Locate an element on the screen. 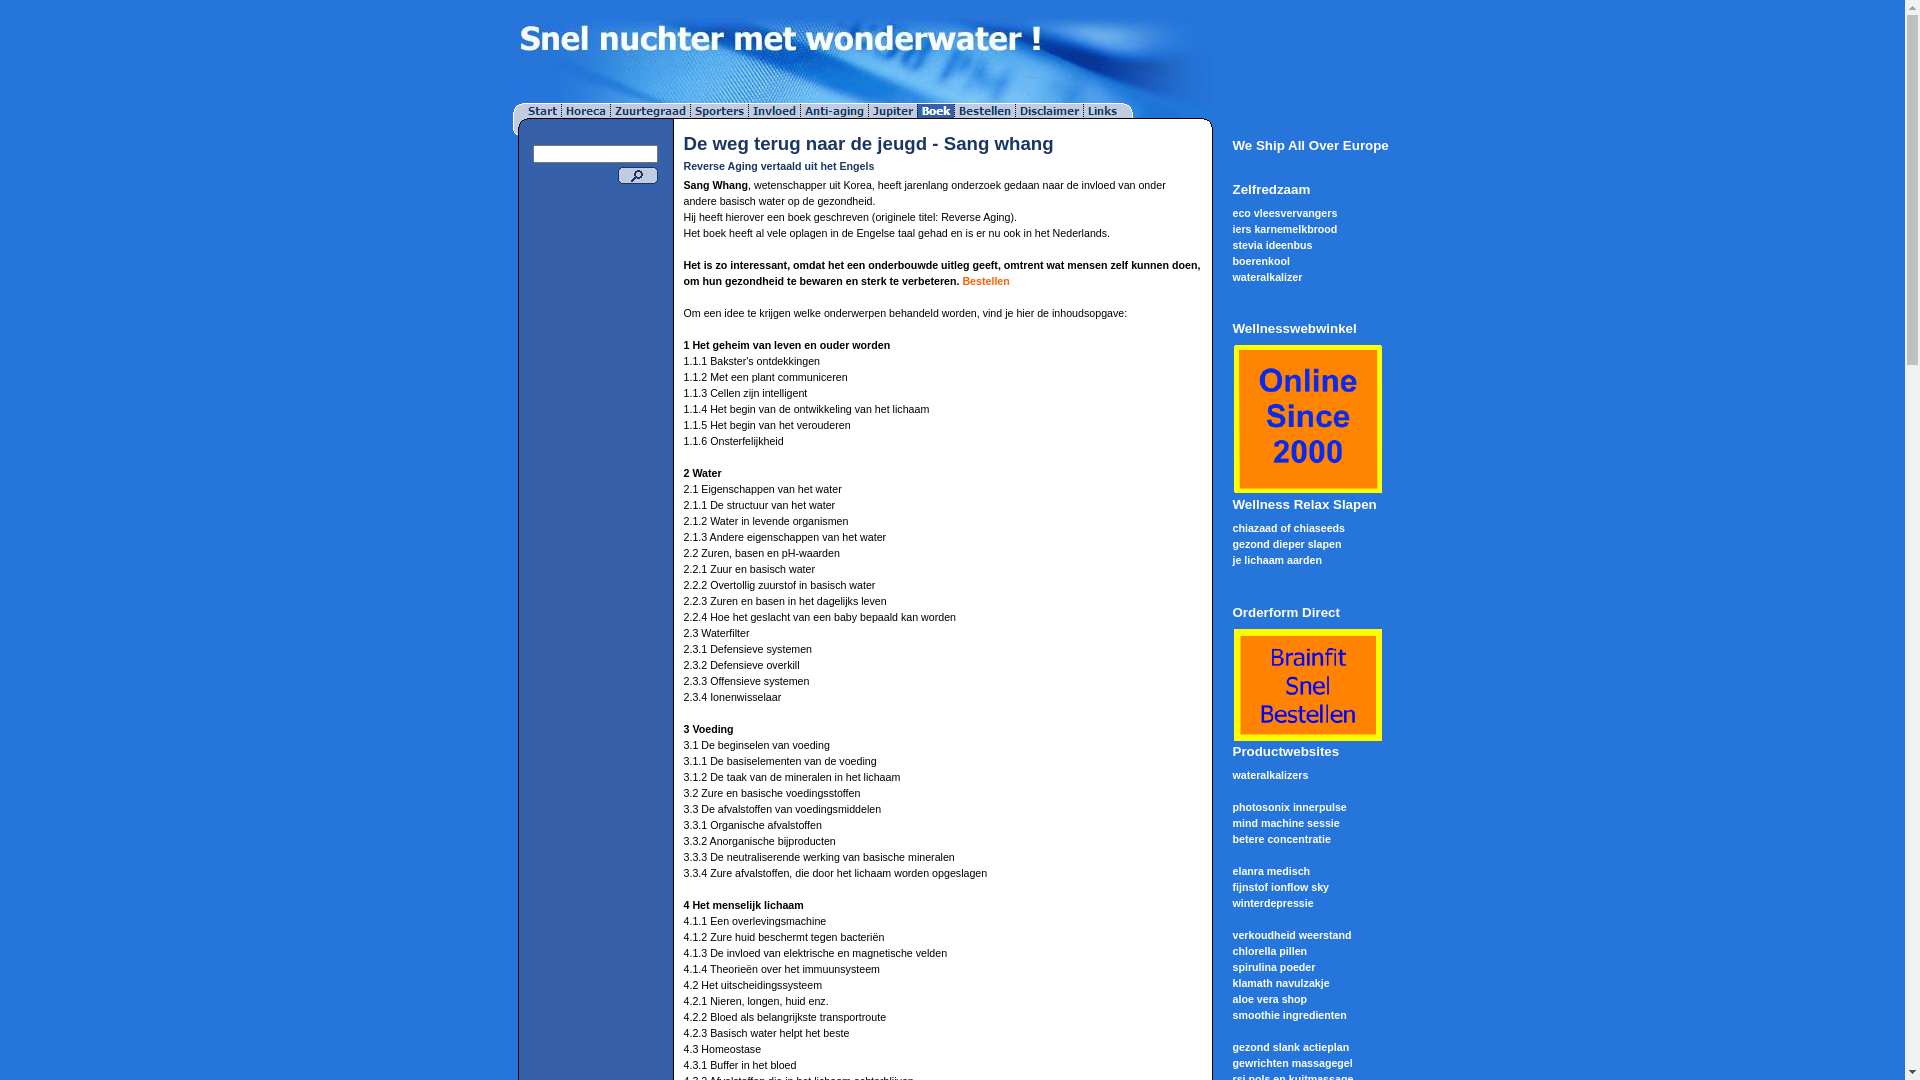 This screenshot has width=1920, height=1080. 'chiazaad of chiaseeds' is located at coordinates (1288, 527).